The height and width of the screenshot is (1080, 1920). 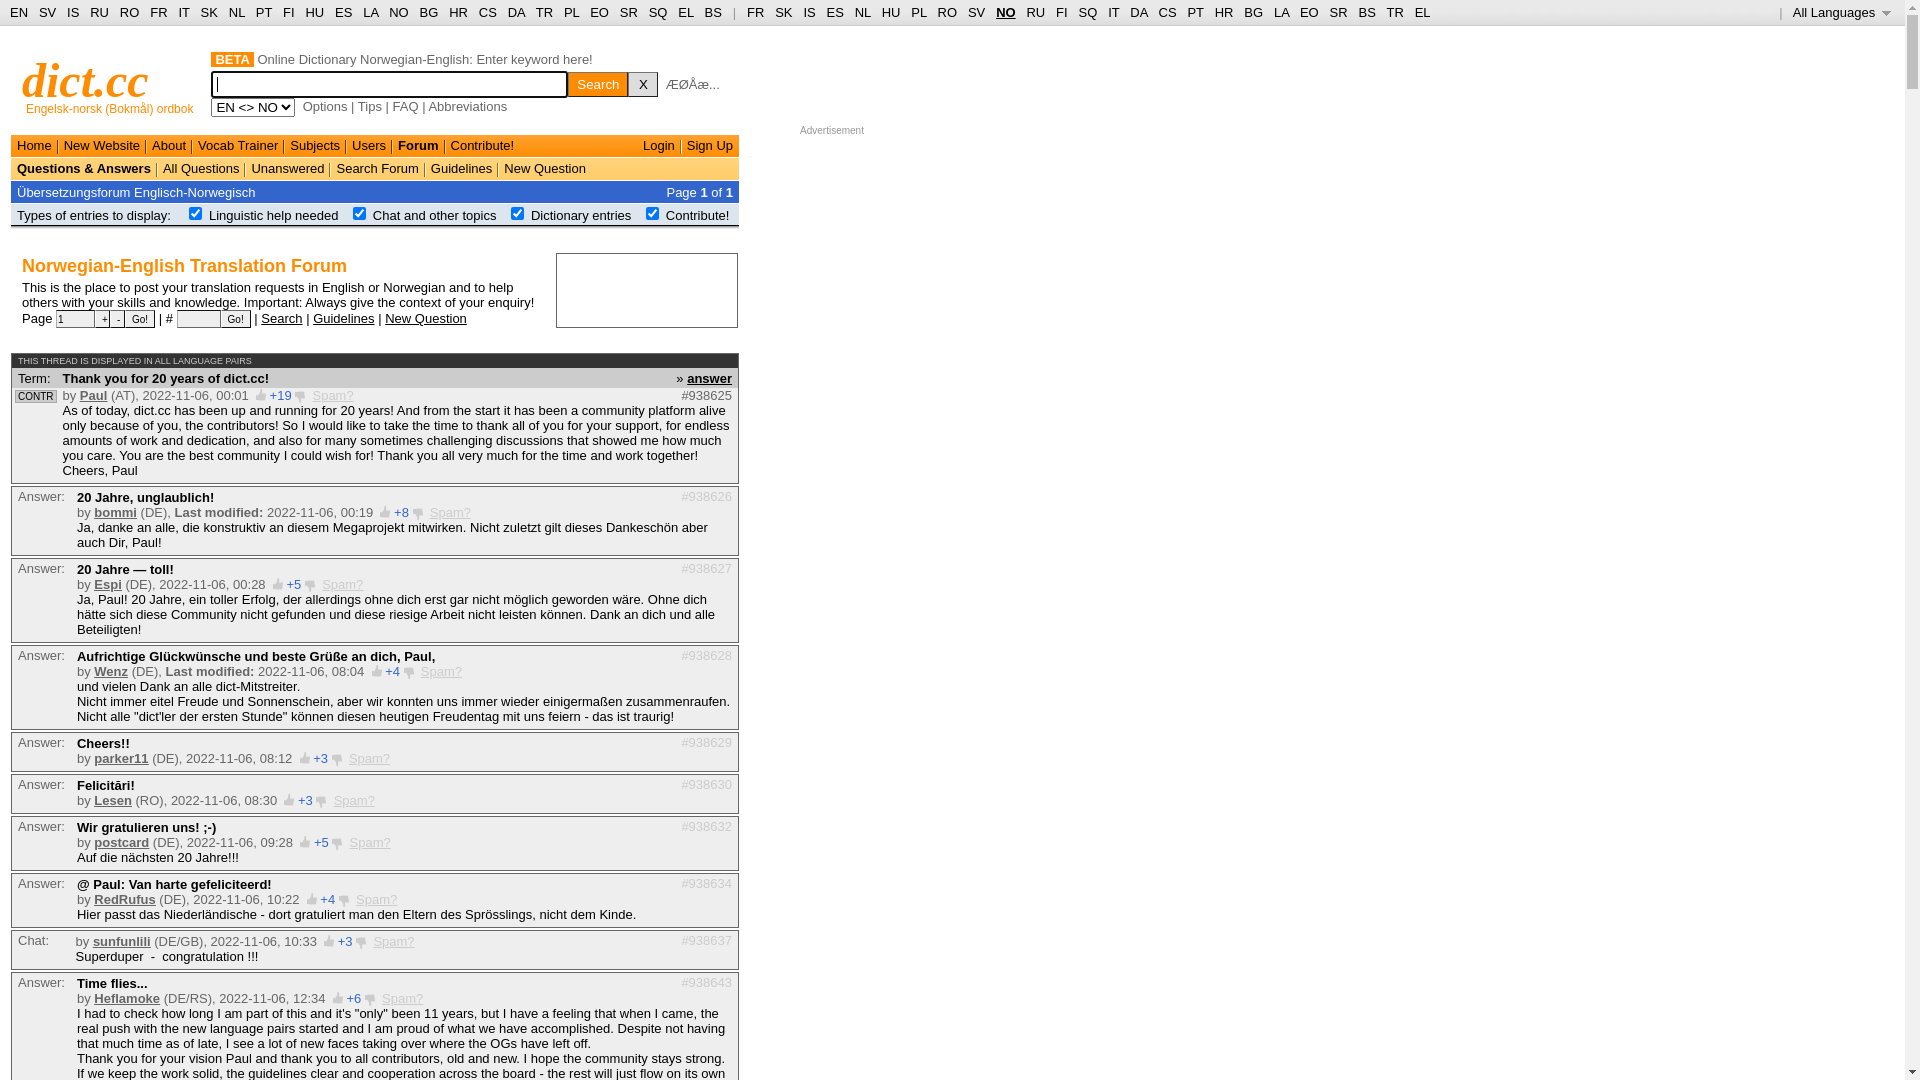 I want to click on 'BG', so click(x=419, y=12).